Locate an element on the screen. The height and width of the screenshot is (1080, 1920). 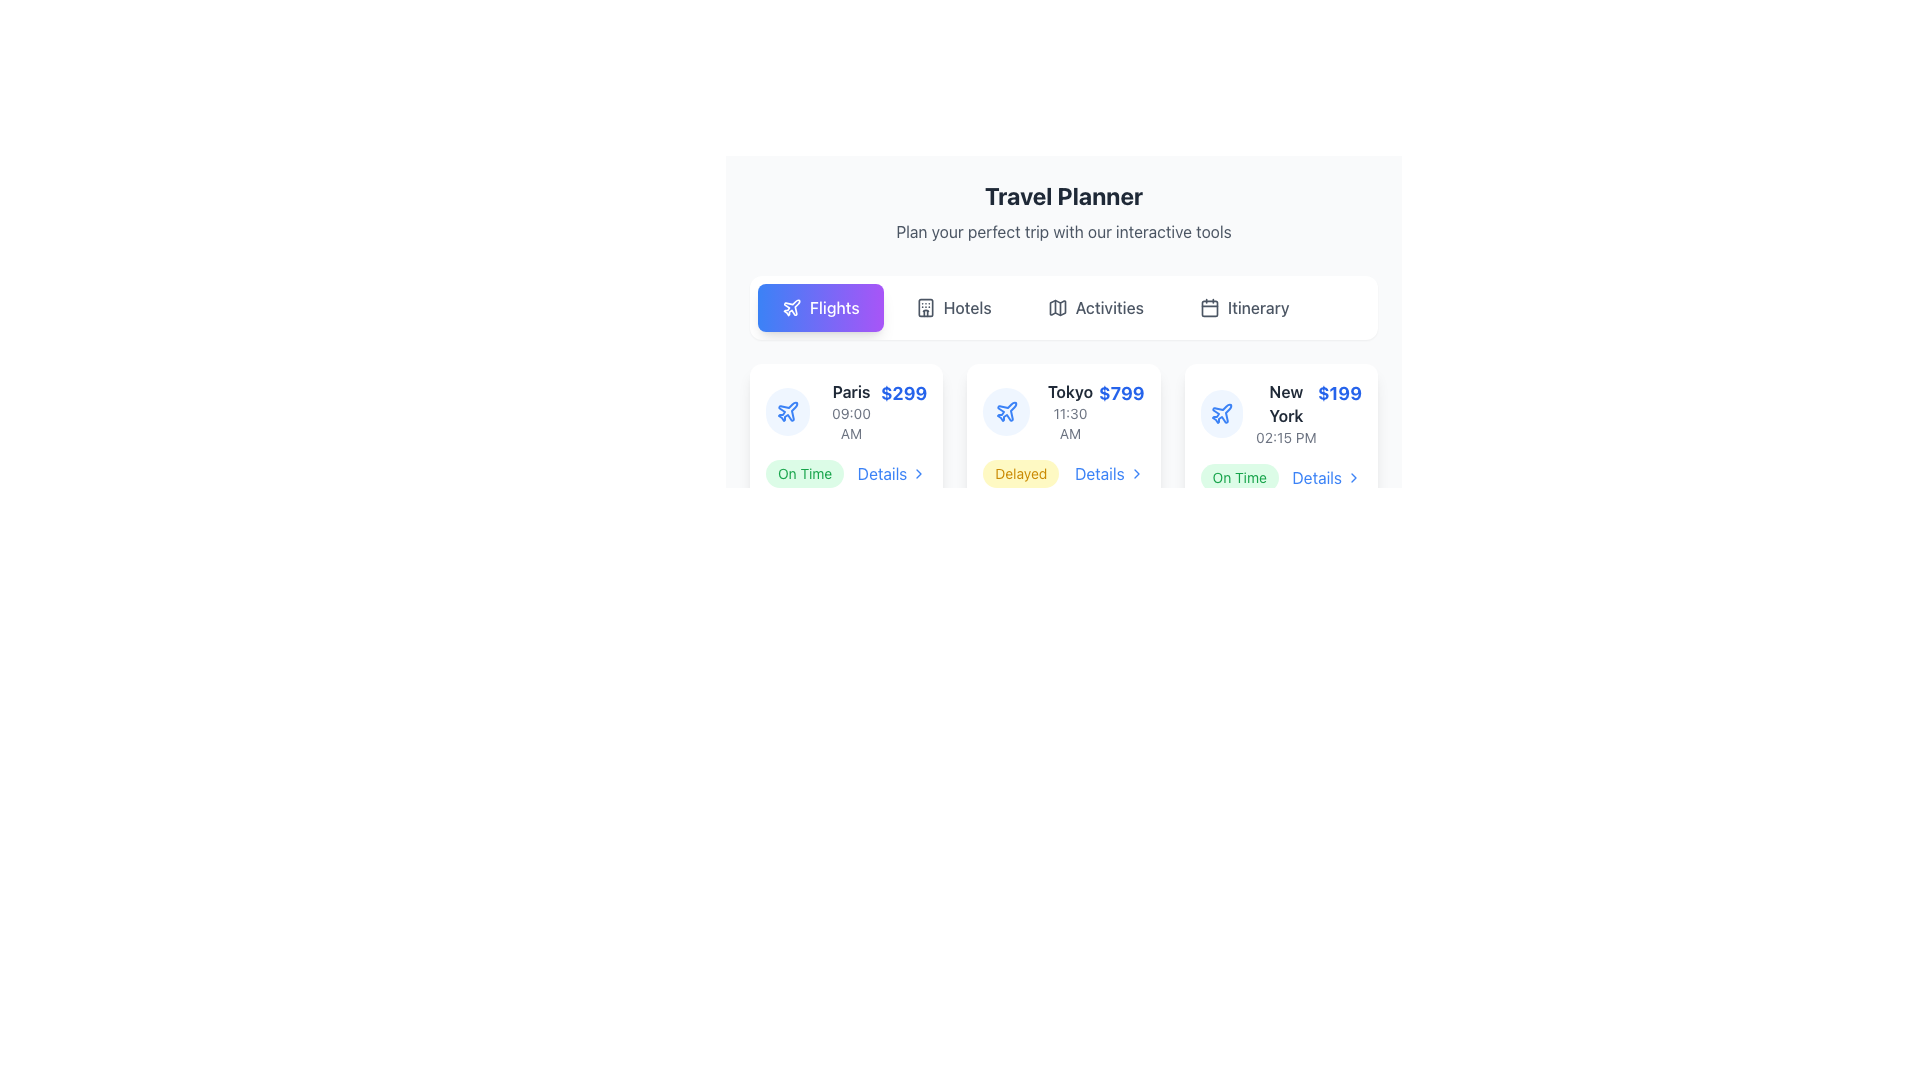
the fourth button in the horizontal navigation row is located at coordinates (1243, 308).